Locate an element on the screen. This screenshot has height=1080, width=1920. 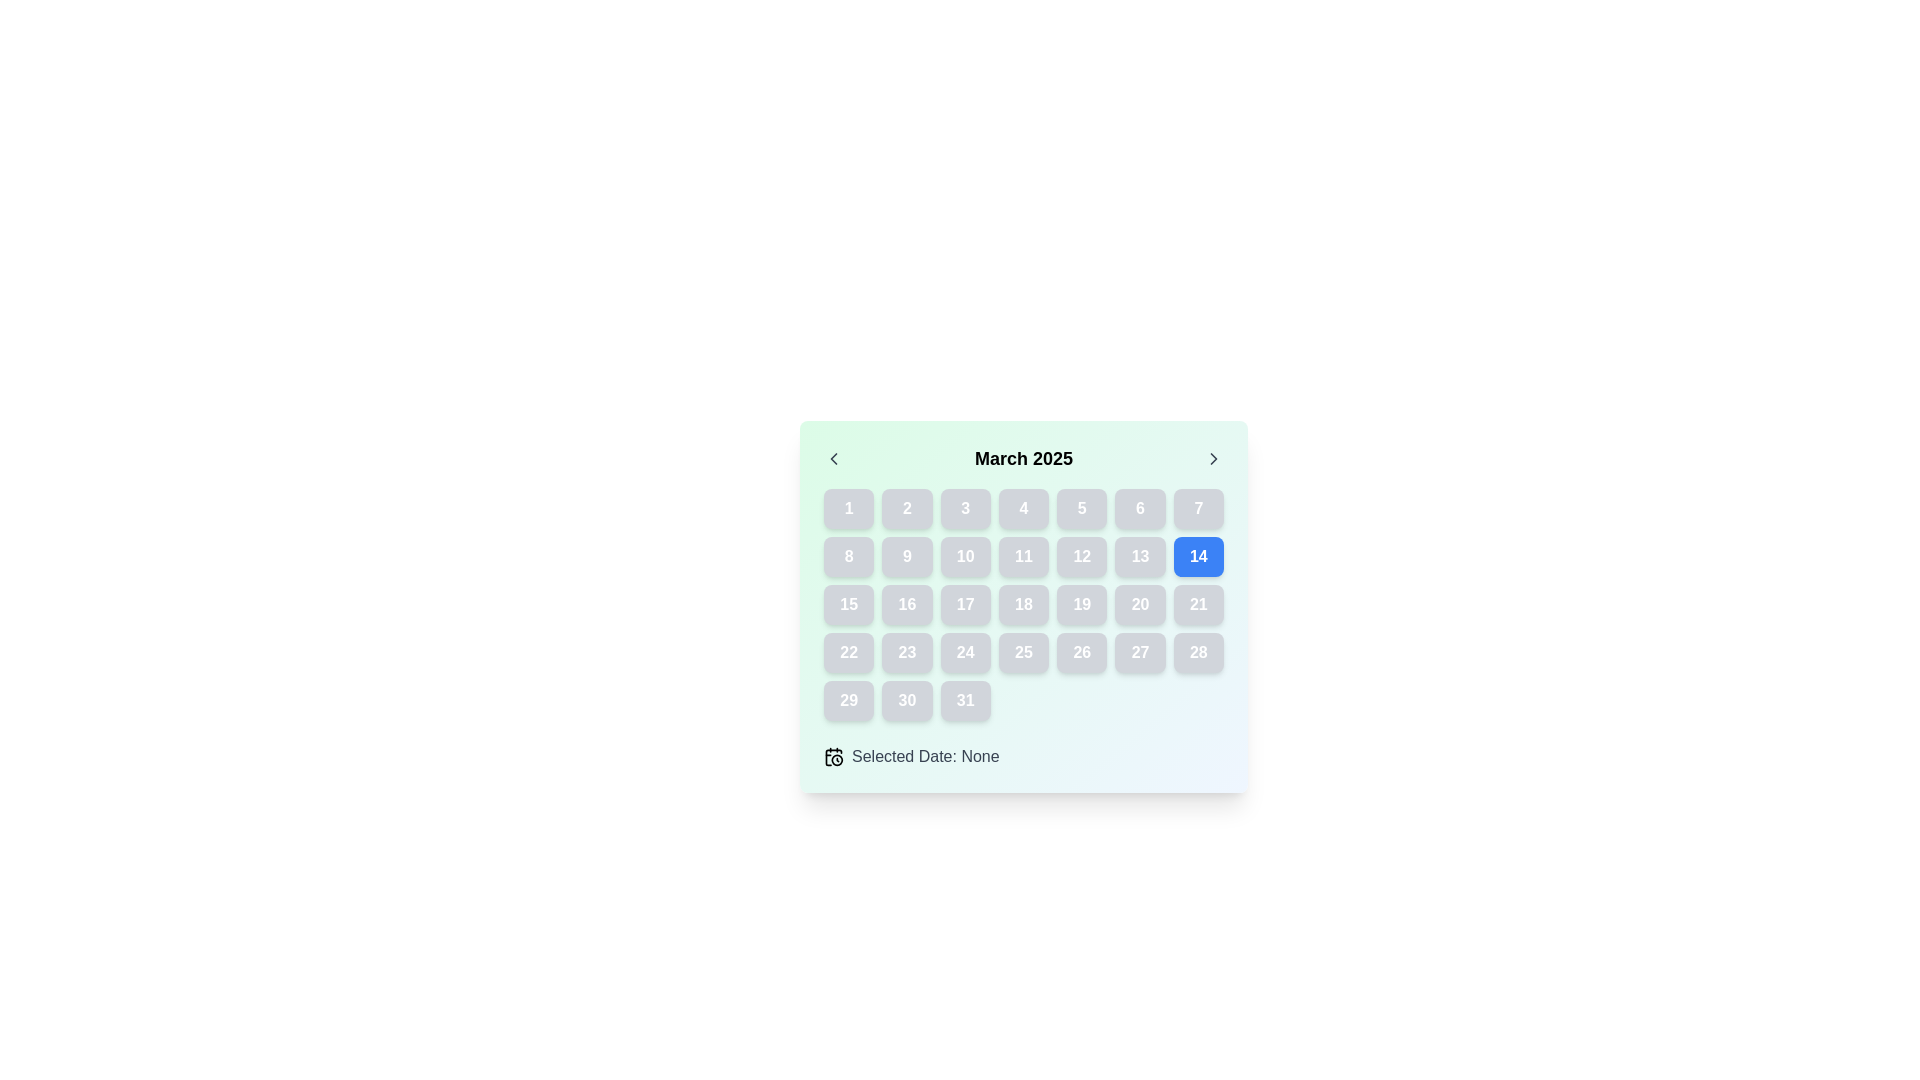
the bold text label displaying 'March 2025' prominently at the center of the calendar interface is located at coordinates (1023, 459).